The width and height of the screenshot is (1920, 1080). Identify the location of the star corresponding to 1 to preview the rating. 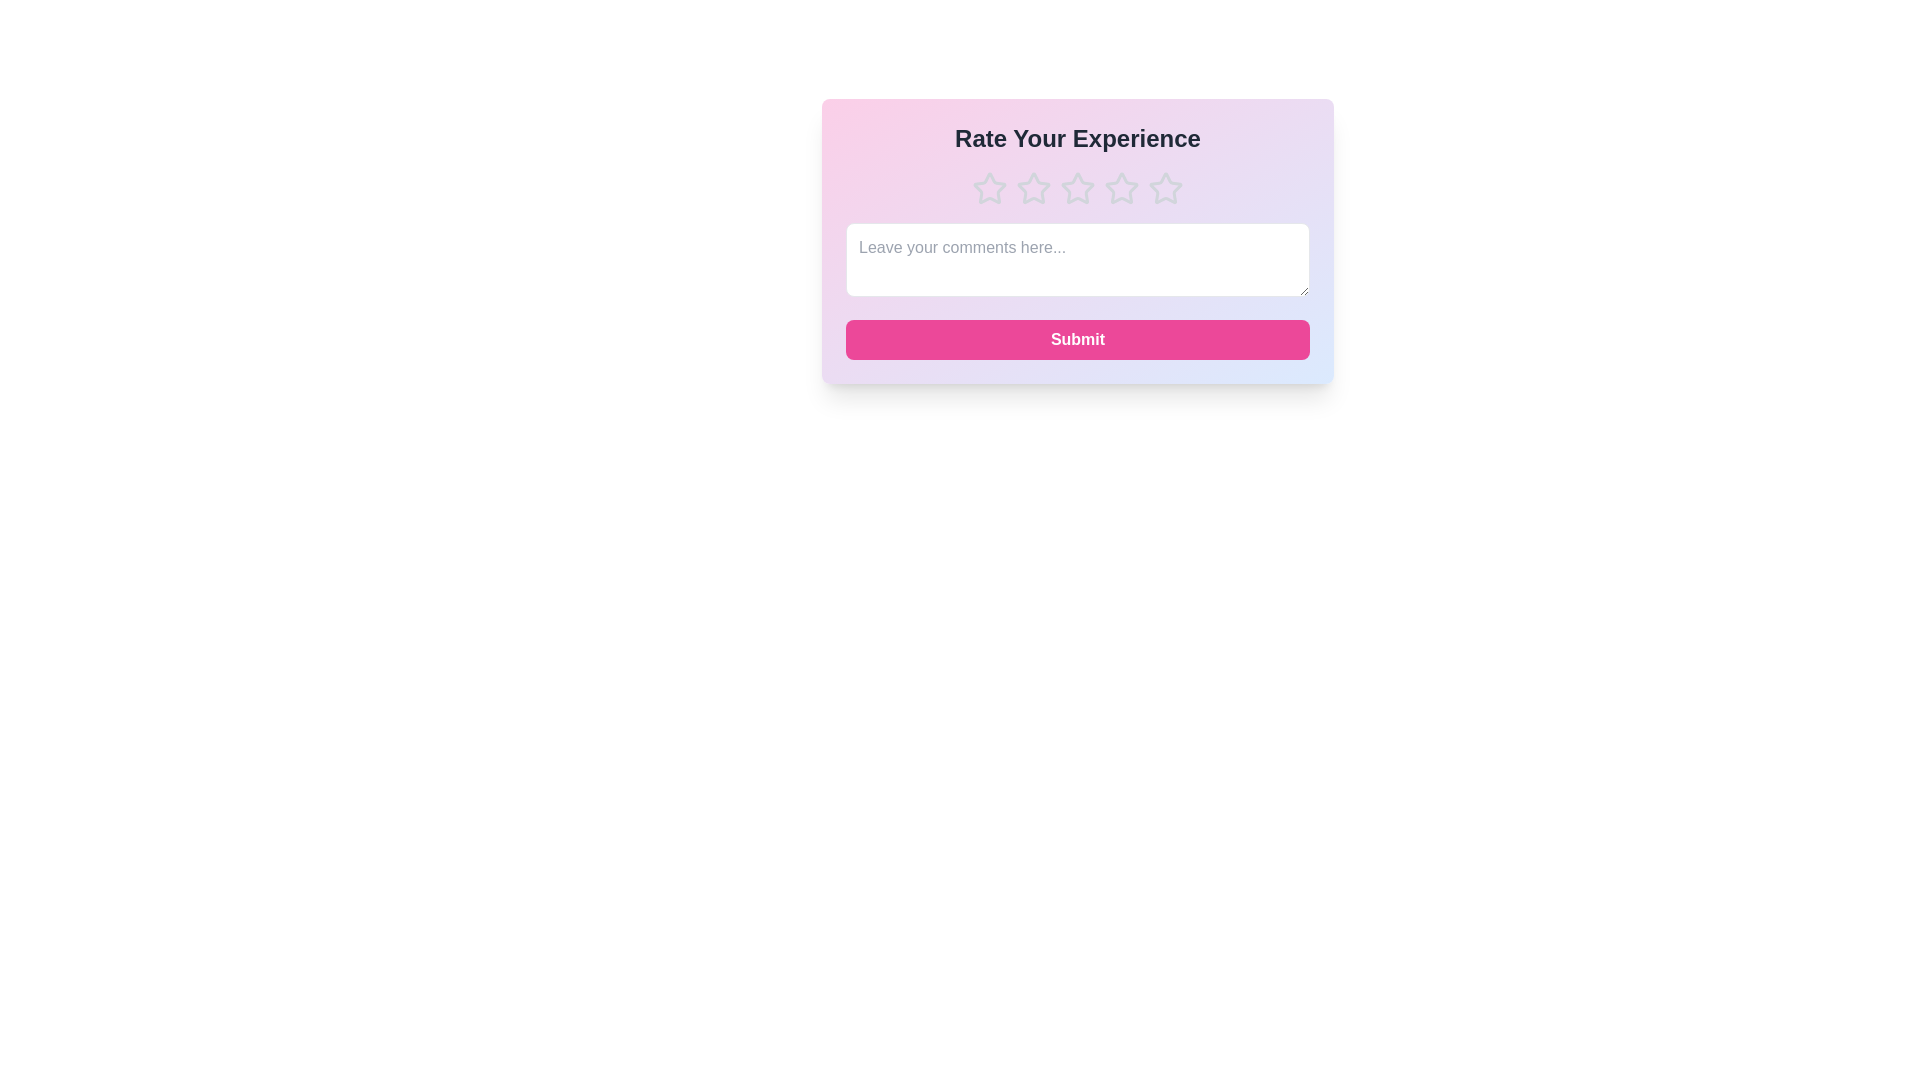
(989, 189).